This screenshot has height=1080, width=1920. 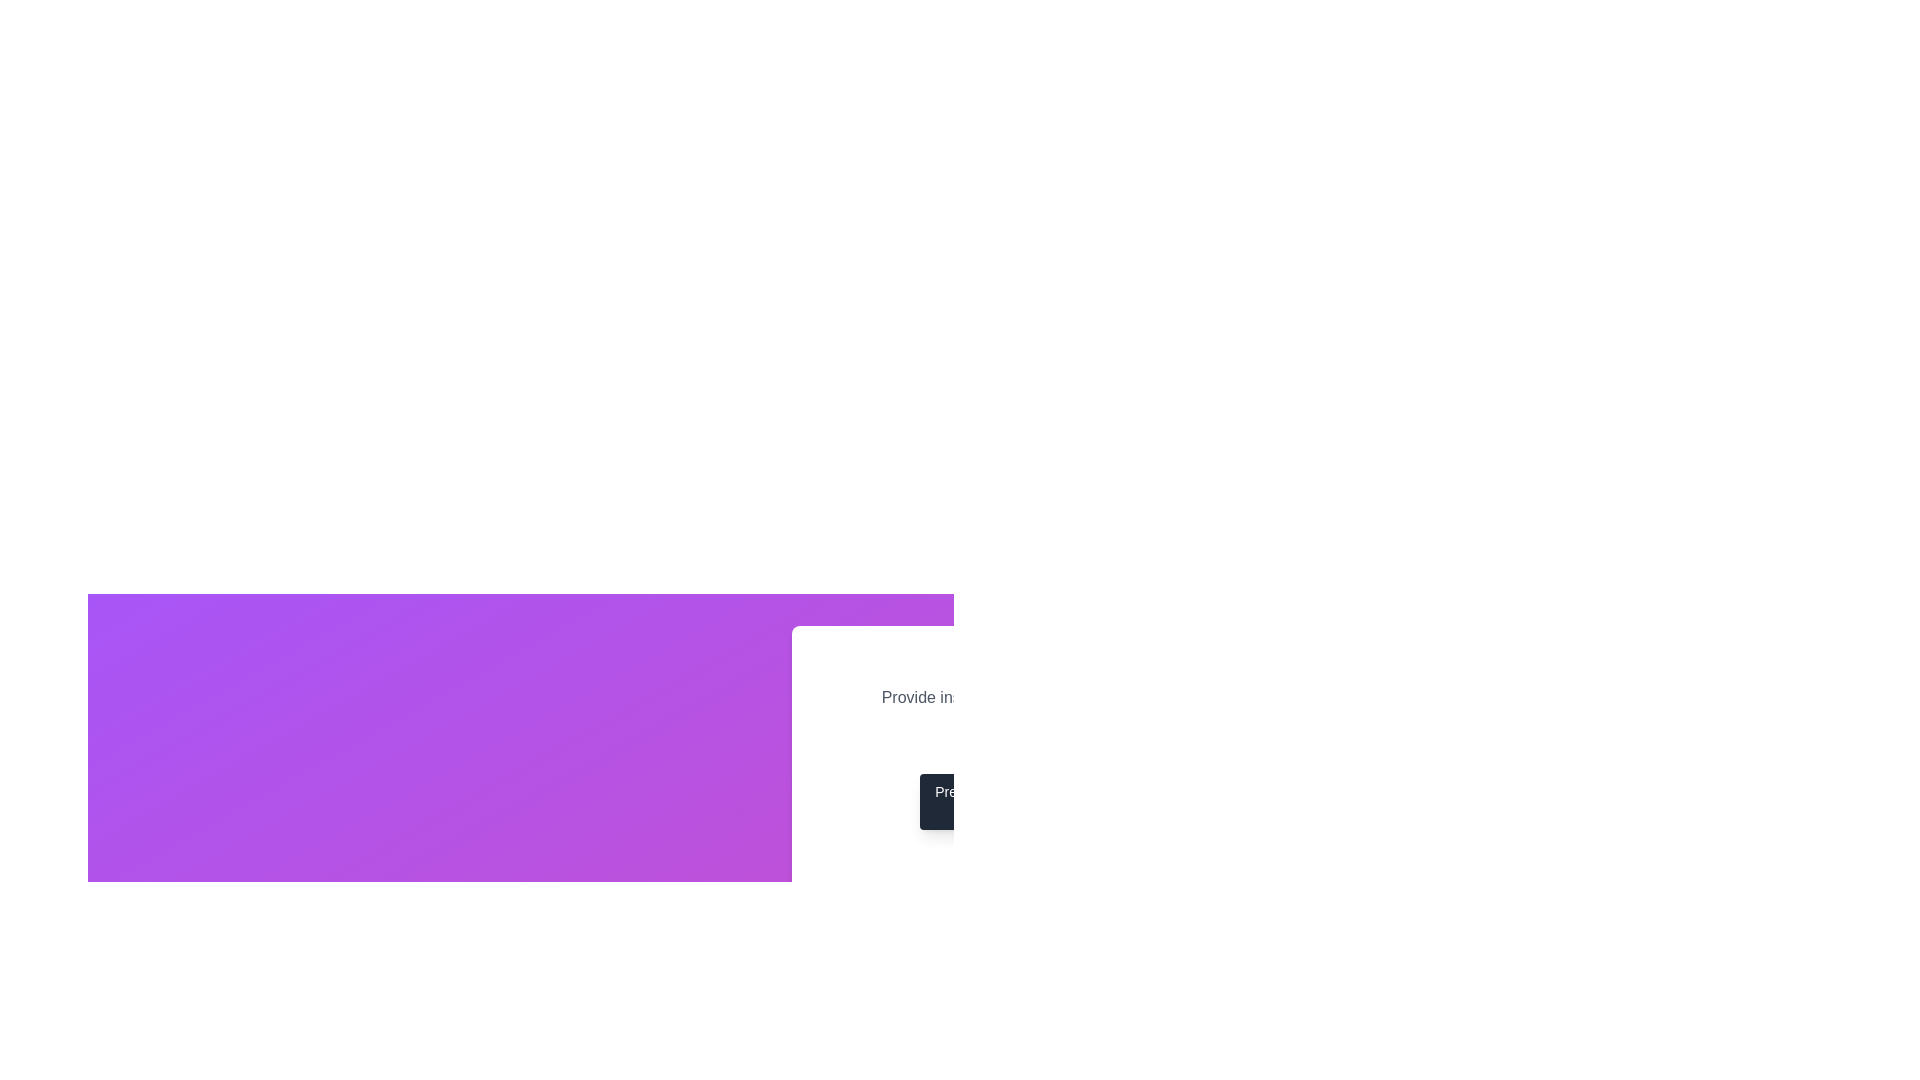 What do you see at coordinates (1003, 745) in the screenshot?
I see `the circle SVG element, which represents a 'help' or 'information' feature, located near the lower right portion of the interface` at bounding box center [1003, 745].